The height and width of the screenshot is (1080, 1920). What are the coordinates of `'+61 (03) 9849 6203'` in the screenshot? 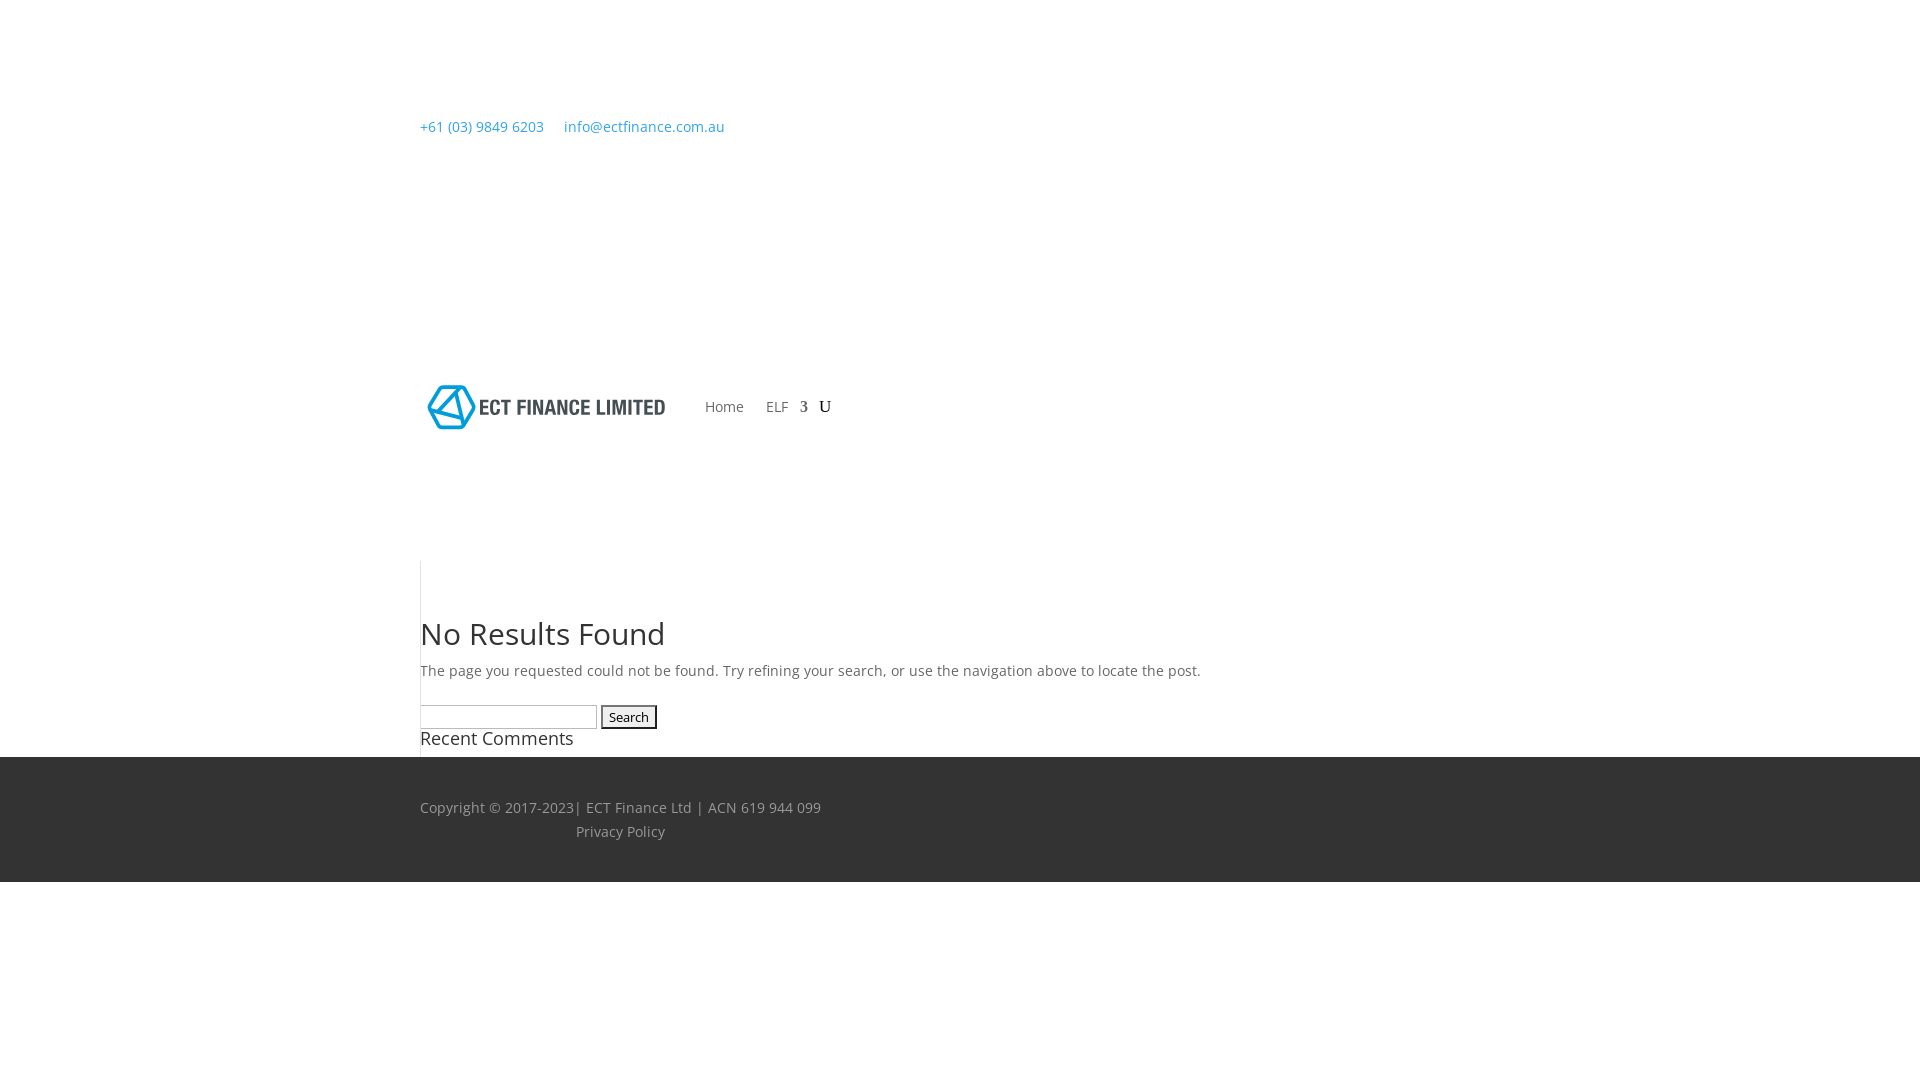 It's located at (481, 126).